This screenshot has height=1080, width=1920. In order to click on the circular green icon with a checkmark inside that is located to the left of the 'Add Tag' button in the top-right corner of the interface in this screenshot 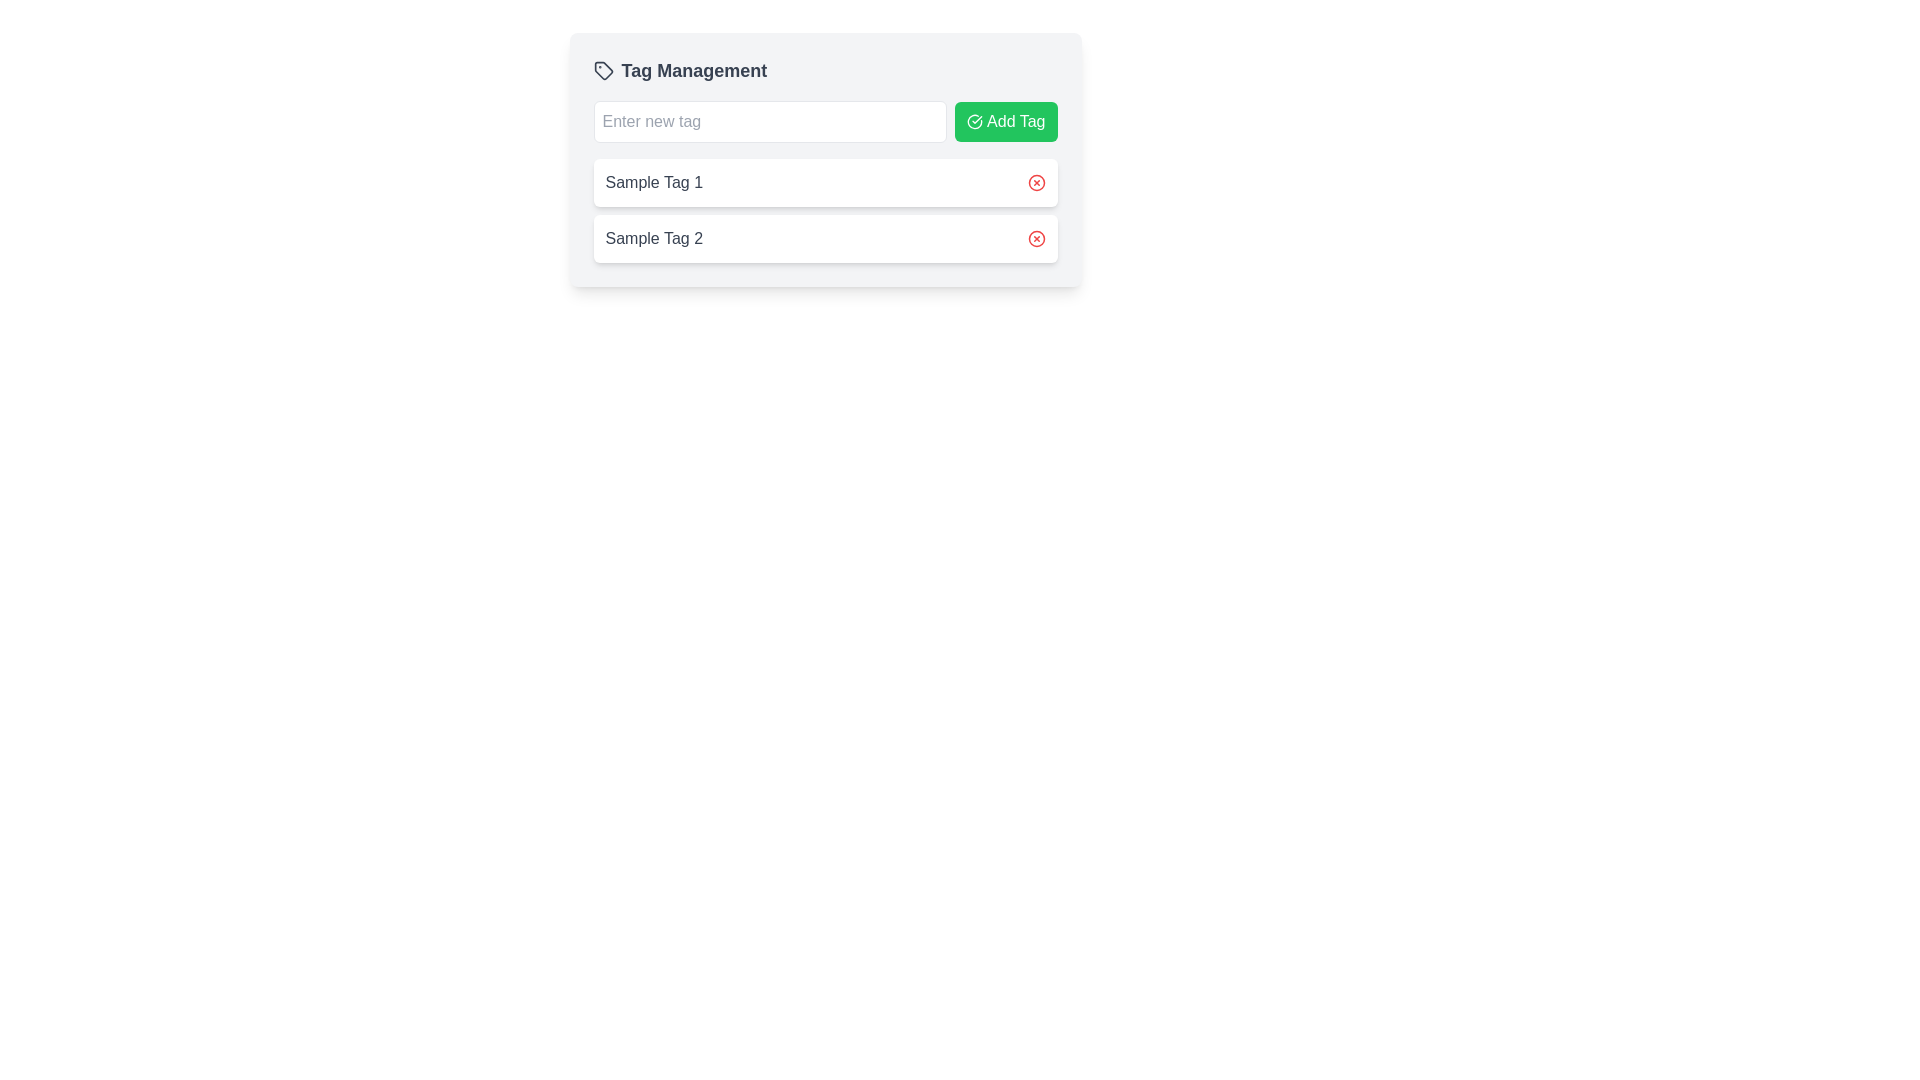, I will do `click(975, 122)`.